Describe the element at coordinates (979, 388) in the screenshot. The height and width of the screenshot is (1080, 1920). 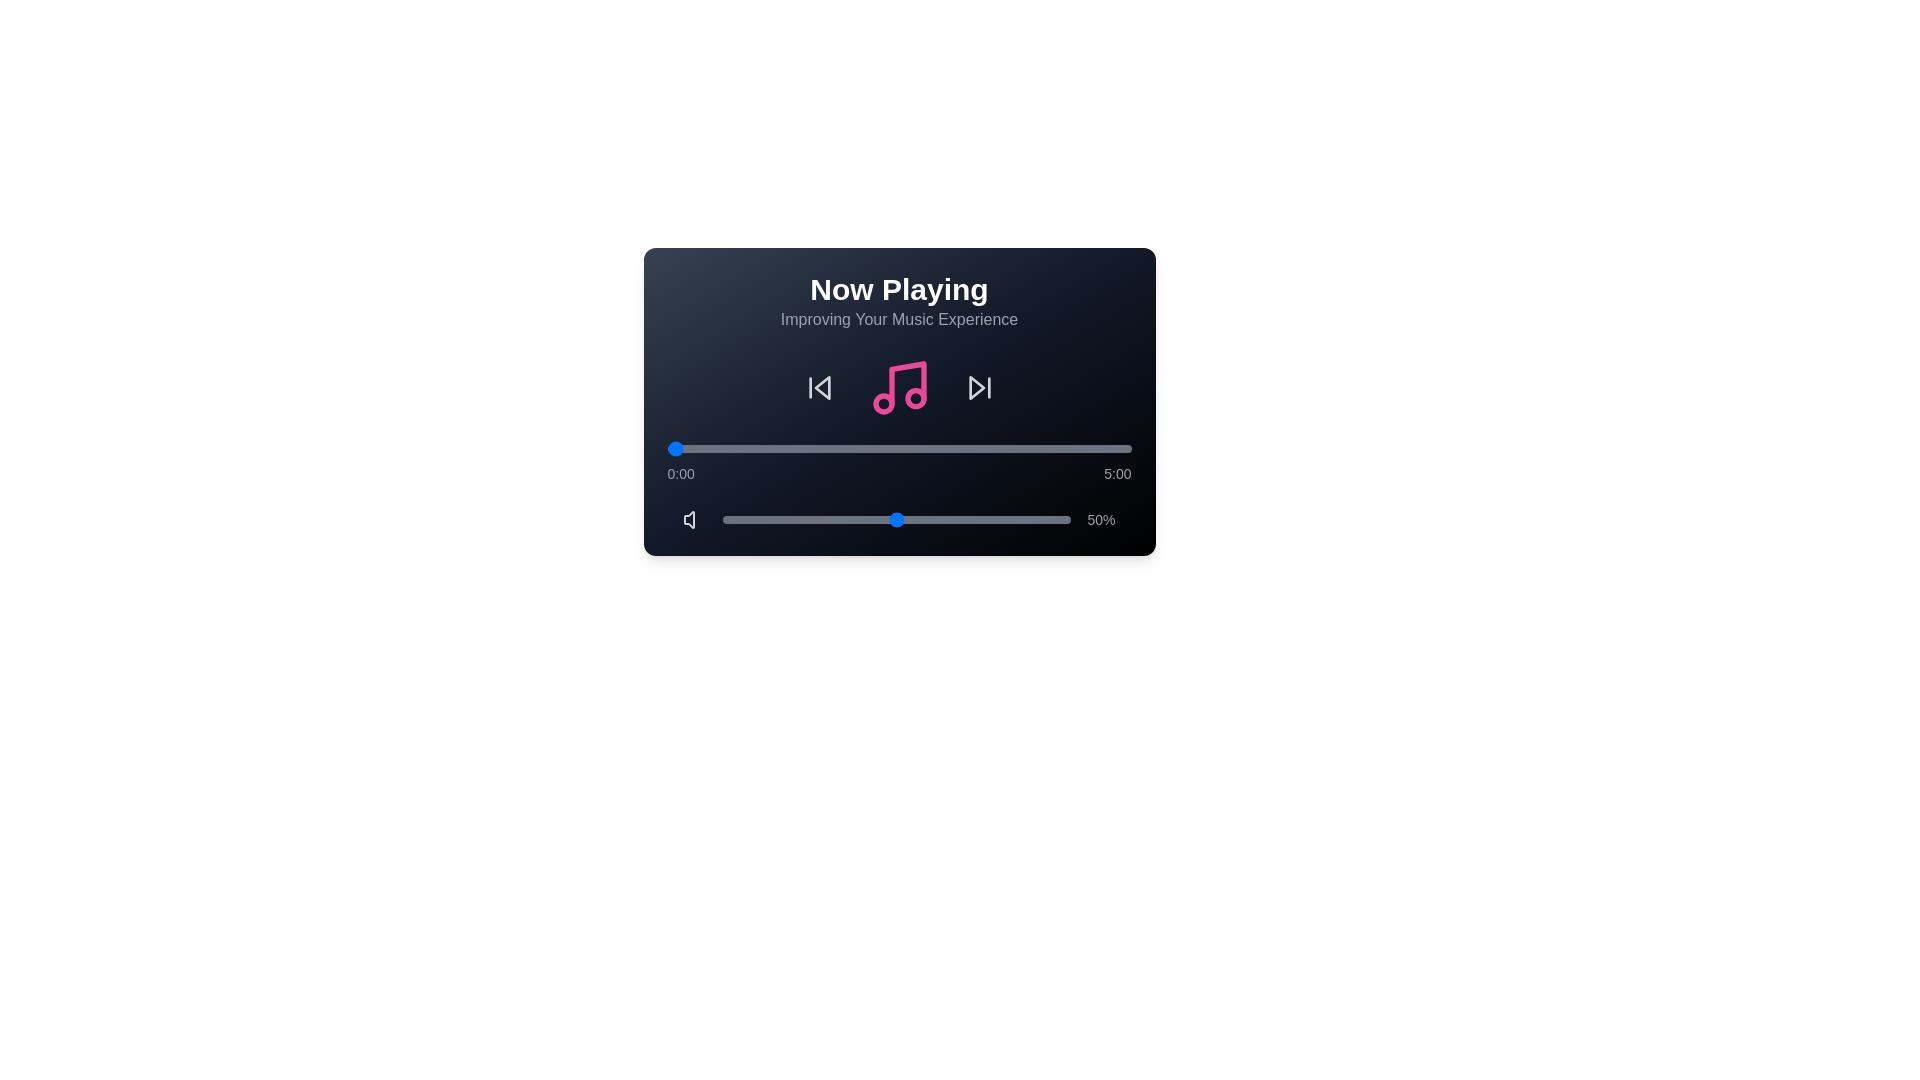
I see `next track button` at that location.